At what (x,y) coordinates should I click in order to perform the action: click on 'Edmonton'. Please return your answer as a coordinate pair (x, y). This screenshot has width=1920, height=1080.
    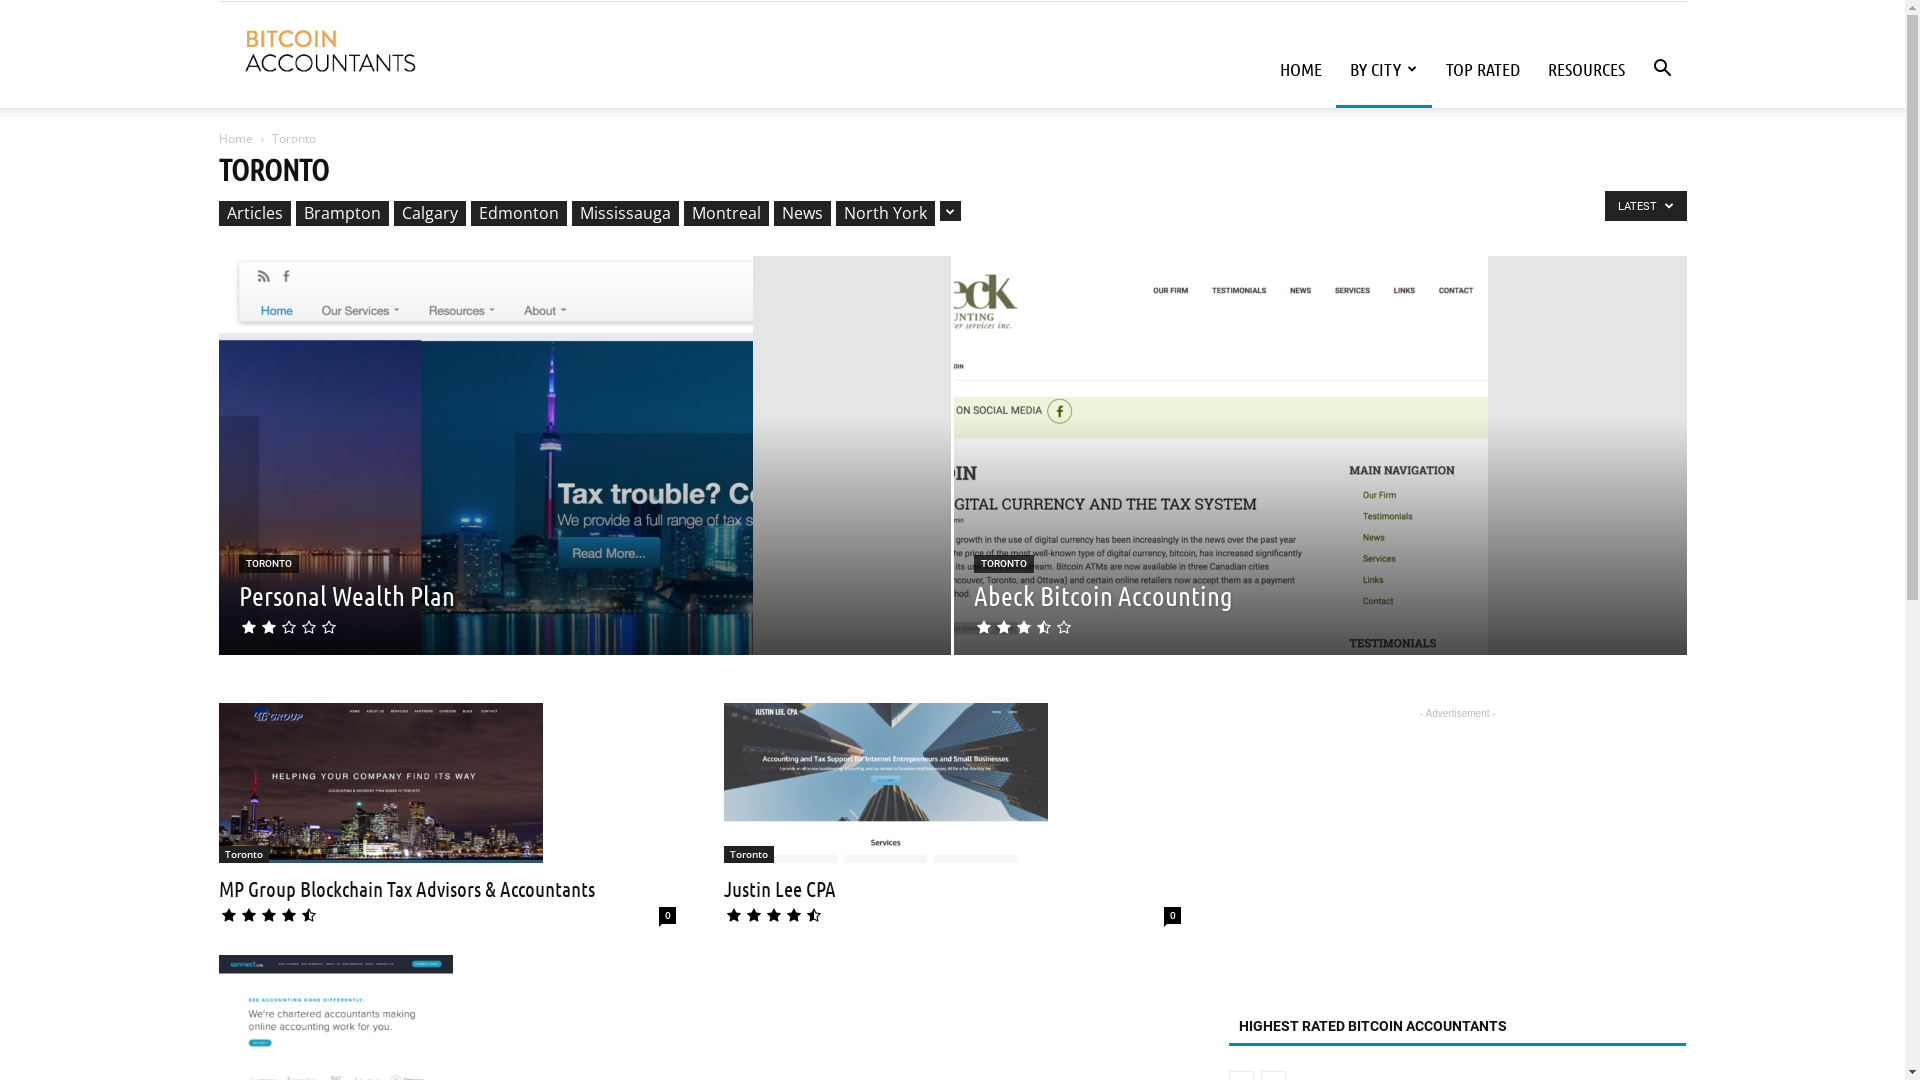
    Looking at the image, I should click on (518, 213).